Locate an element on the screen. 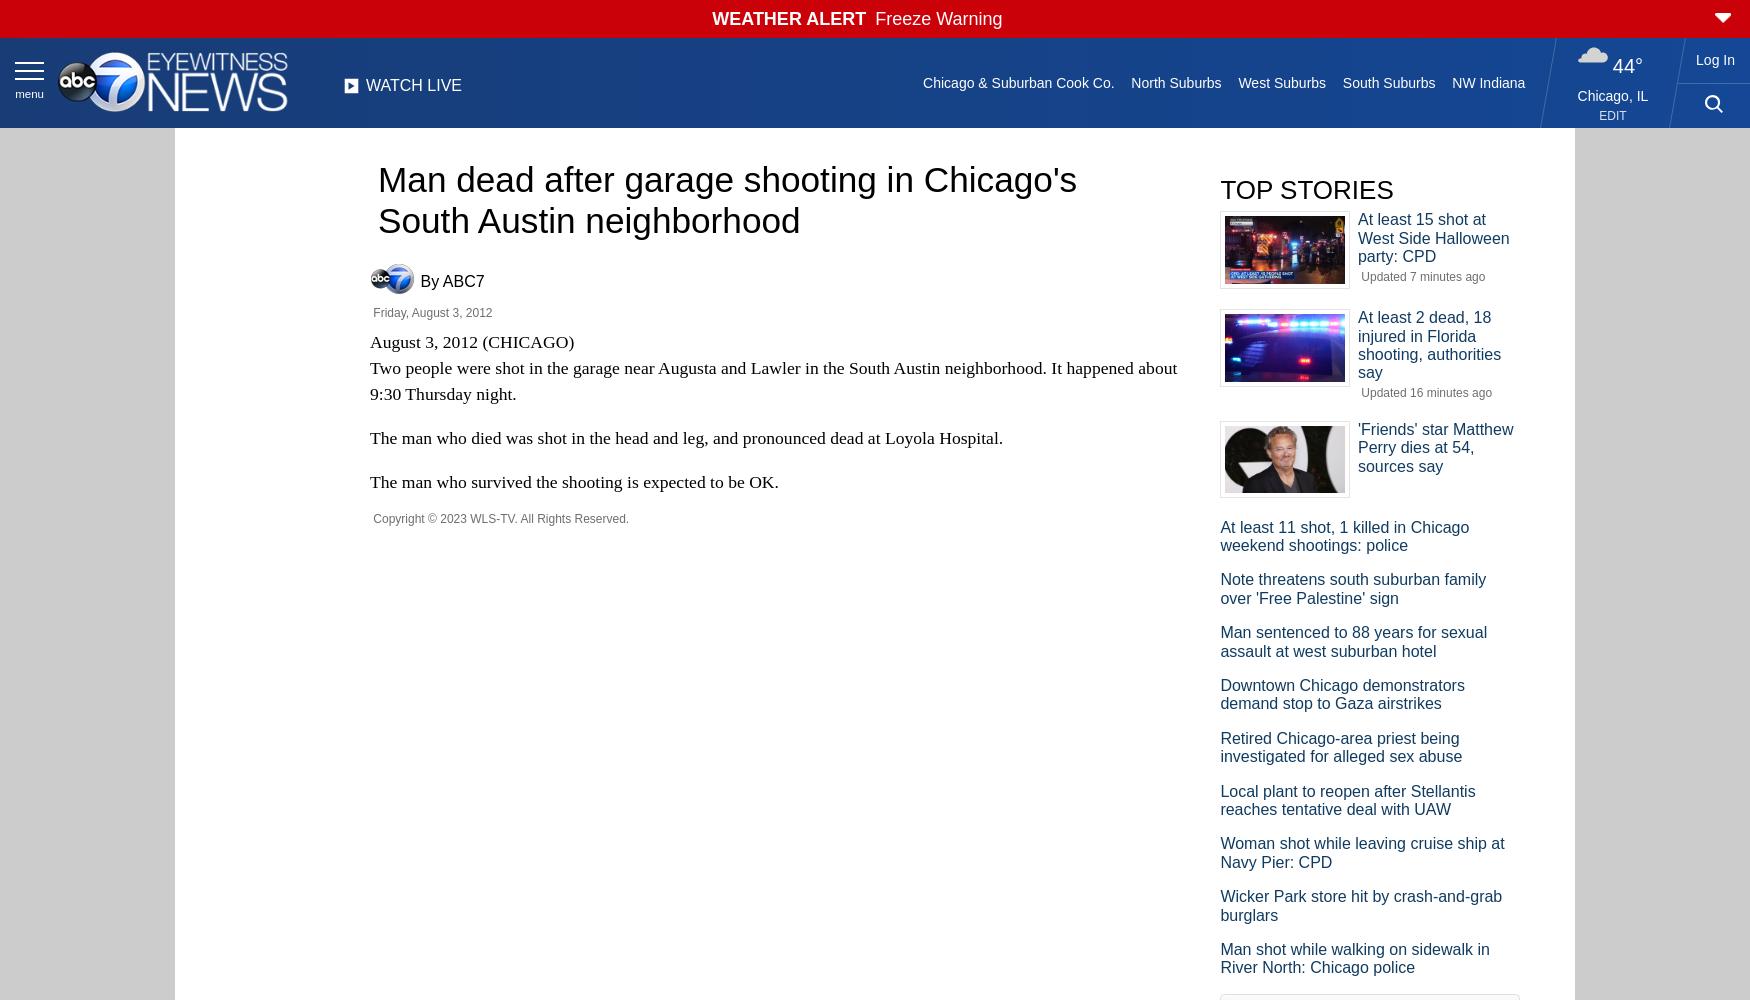 This screenshot has width=1750, height=1000. 'West Suburbs' is located at coordinates (1237, 82).